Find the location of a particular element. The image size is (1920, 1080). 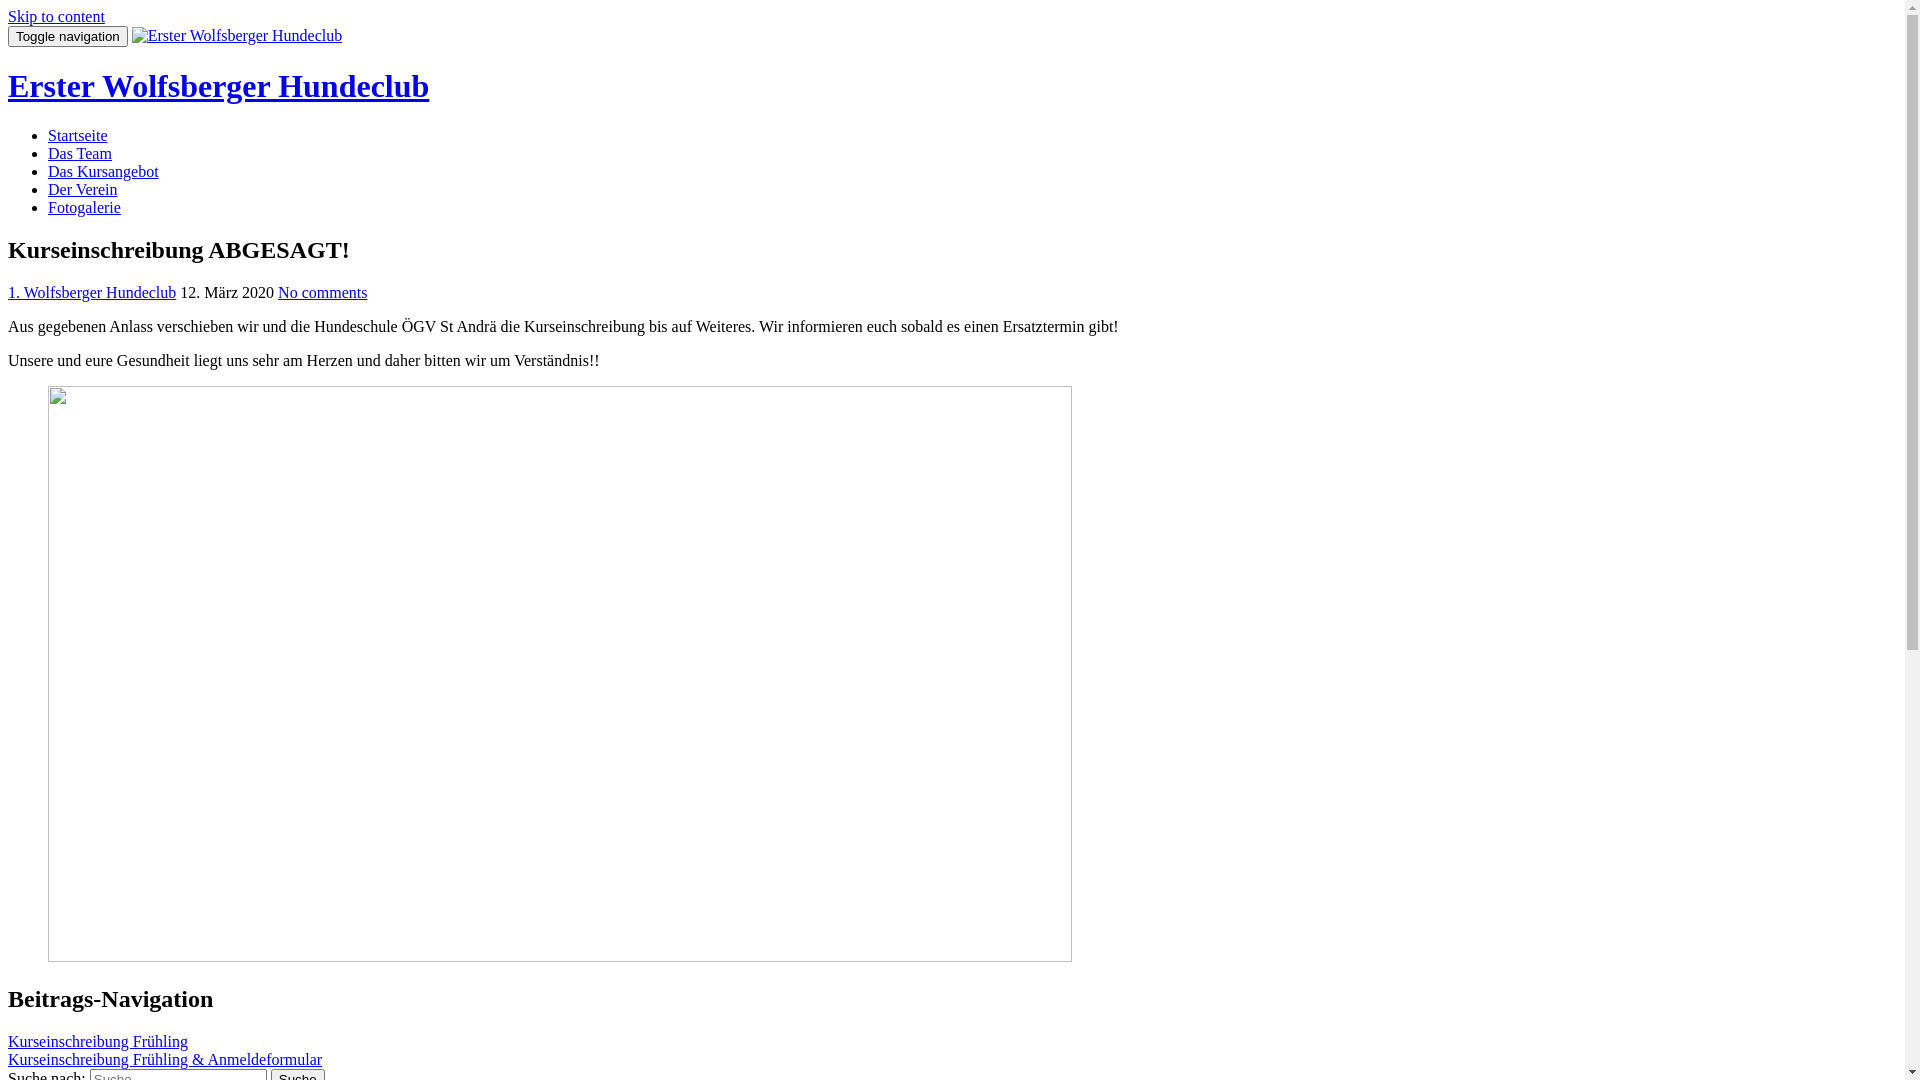

'No comments' is located at coordinates (322, 292).